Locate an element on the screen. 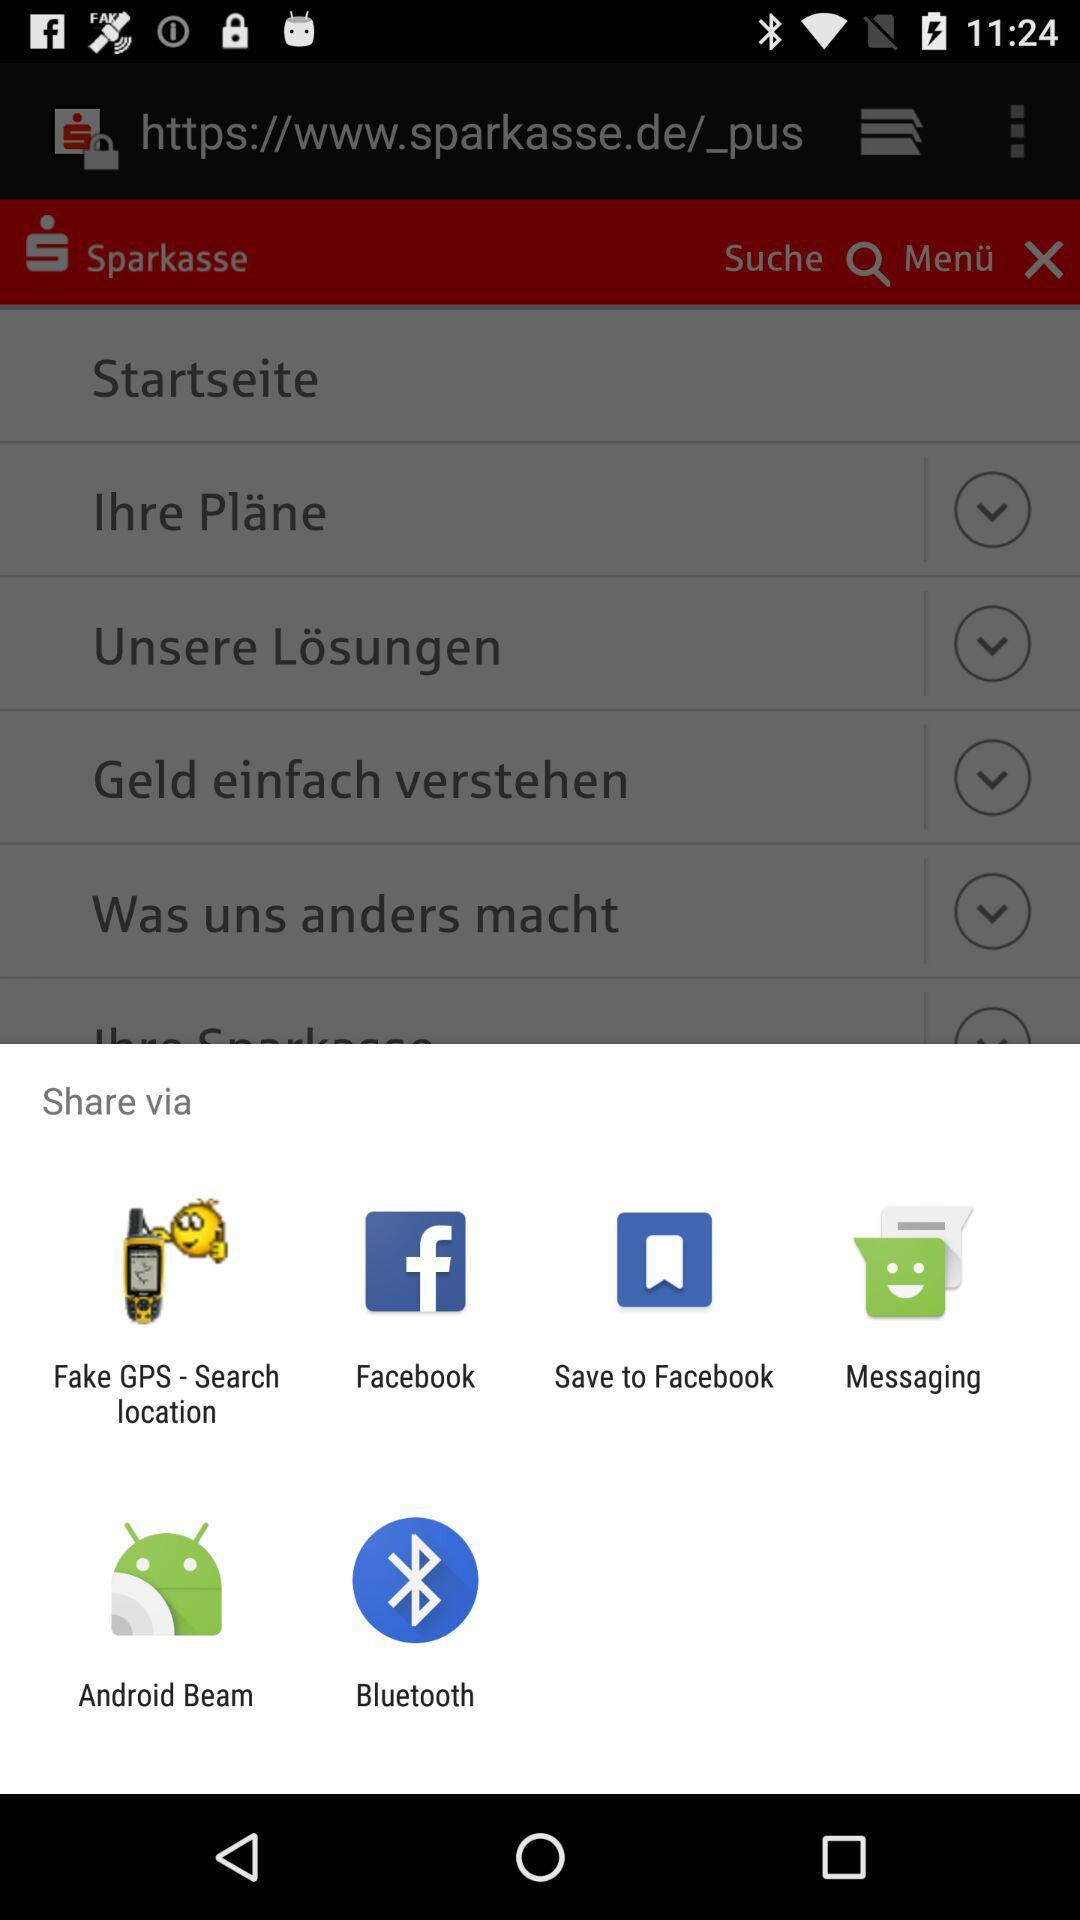 The height and width of the screenshot is (1920, 1080). messaging icon is located at coordinates (913, 1392).